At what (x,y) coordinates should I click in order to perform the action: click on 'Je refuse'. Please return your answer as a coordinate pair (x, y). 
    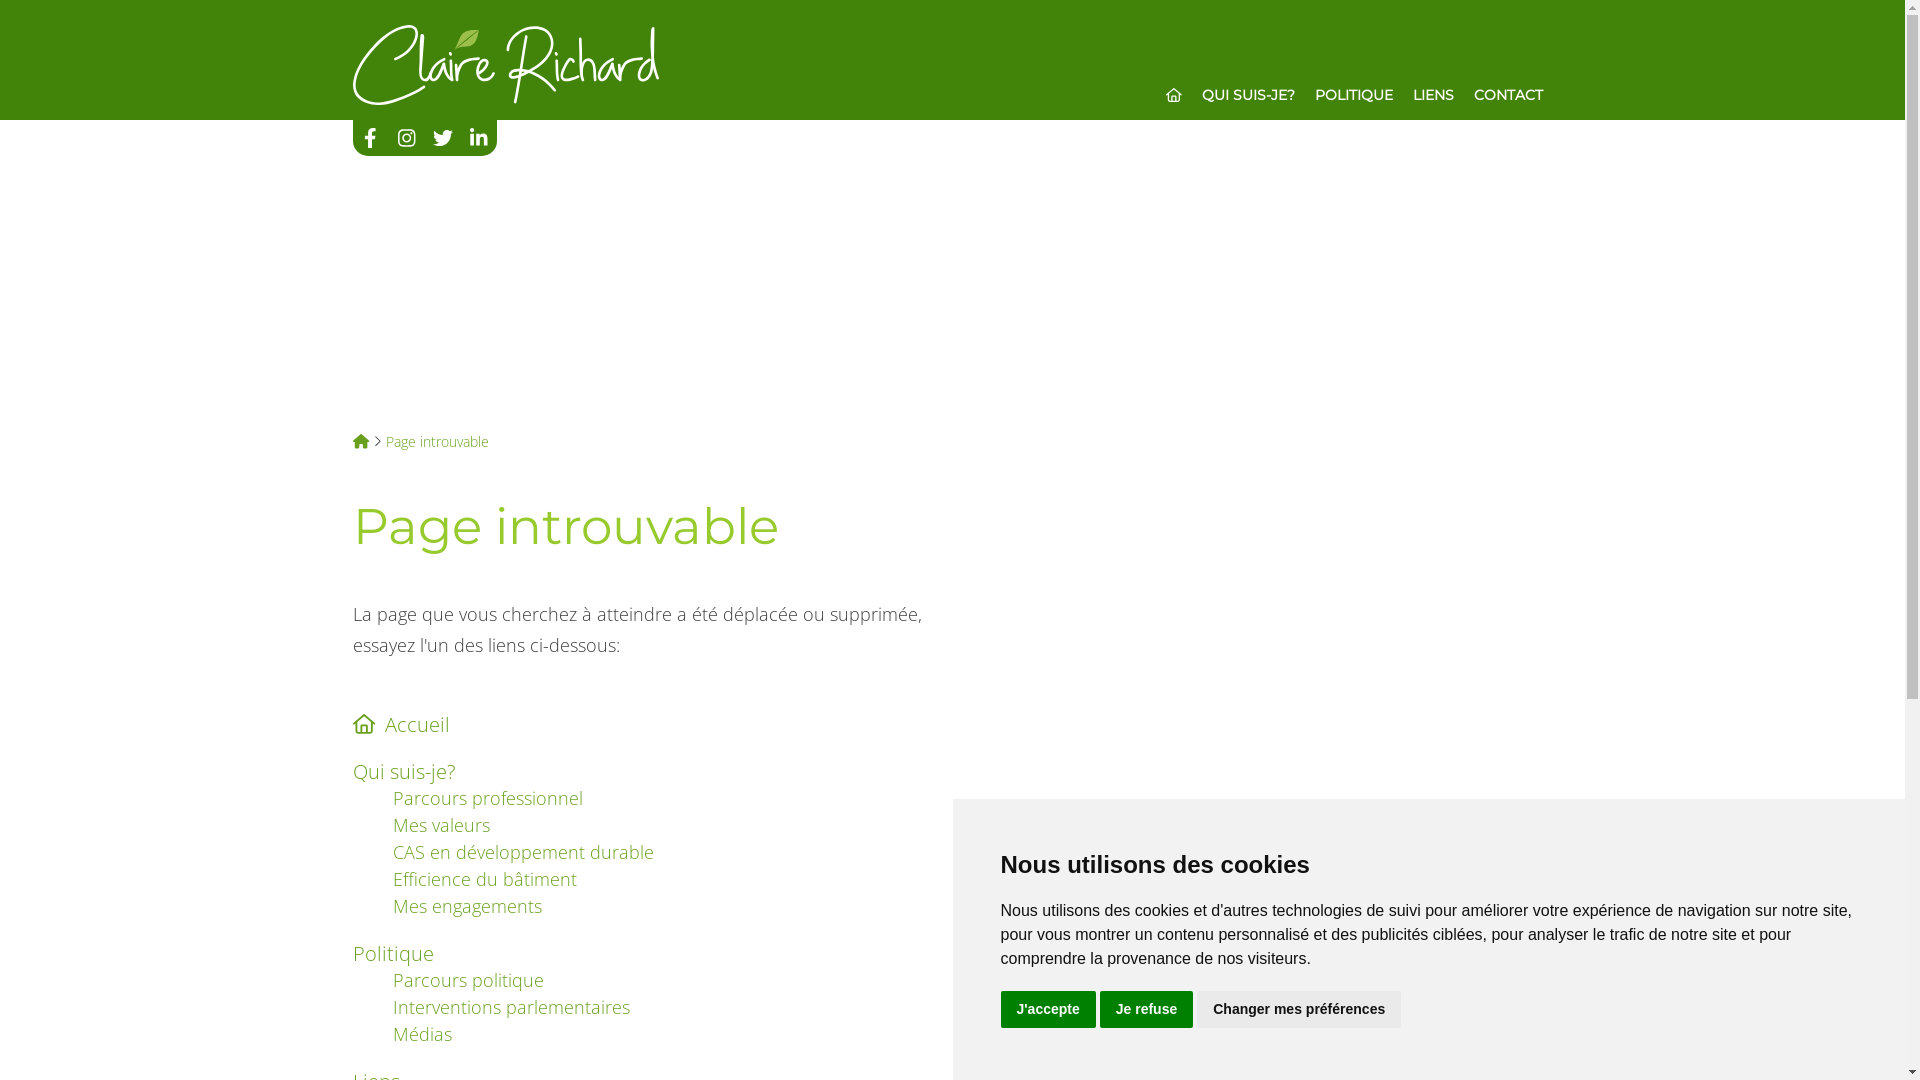
    Looking at the image, I should click on (1146, 1009).